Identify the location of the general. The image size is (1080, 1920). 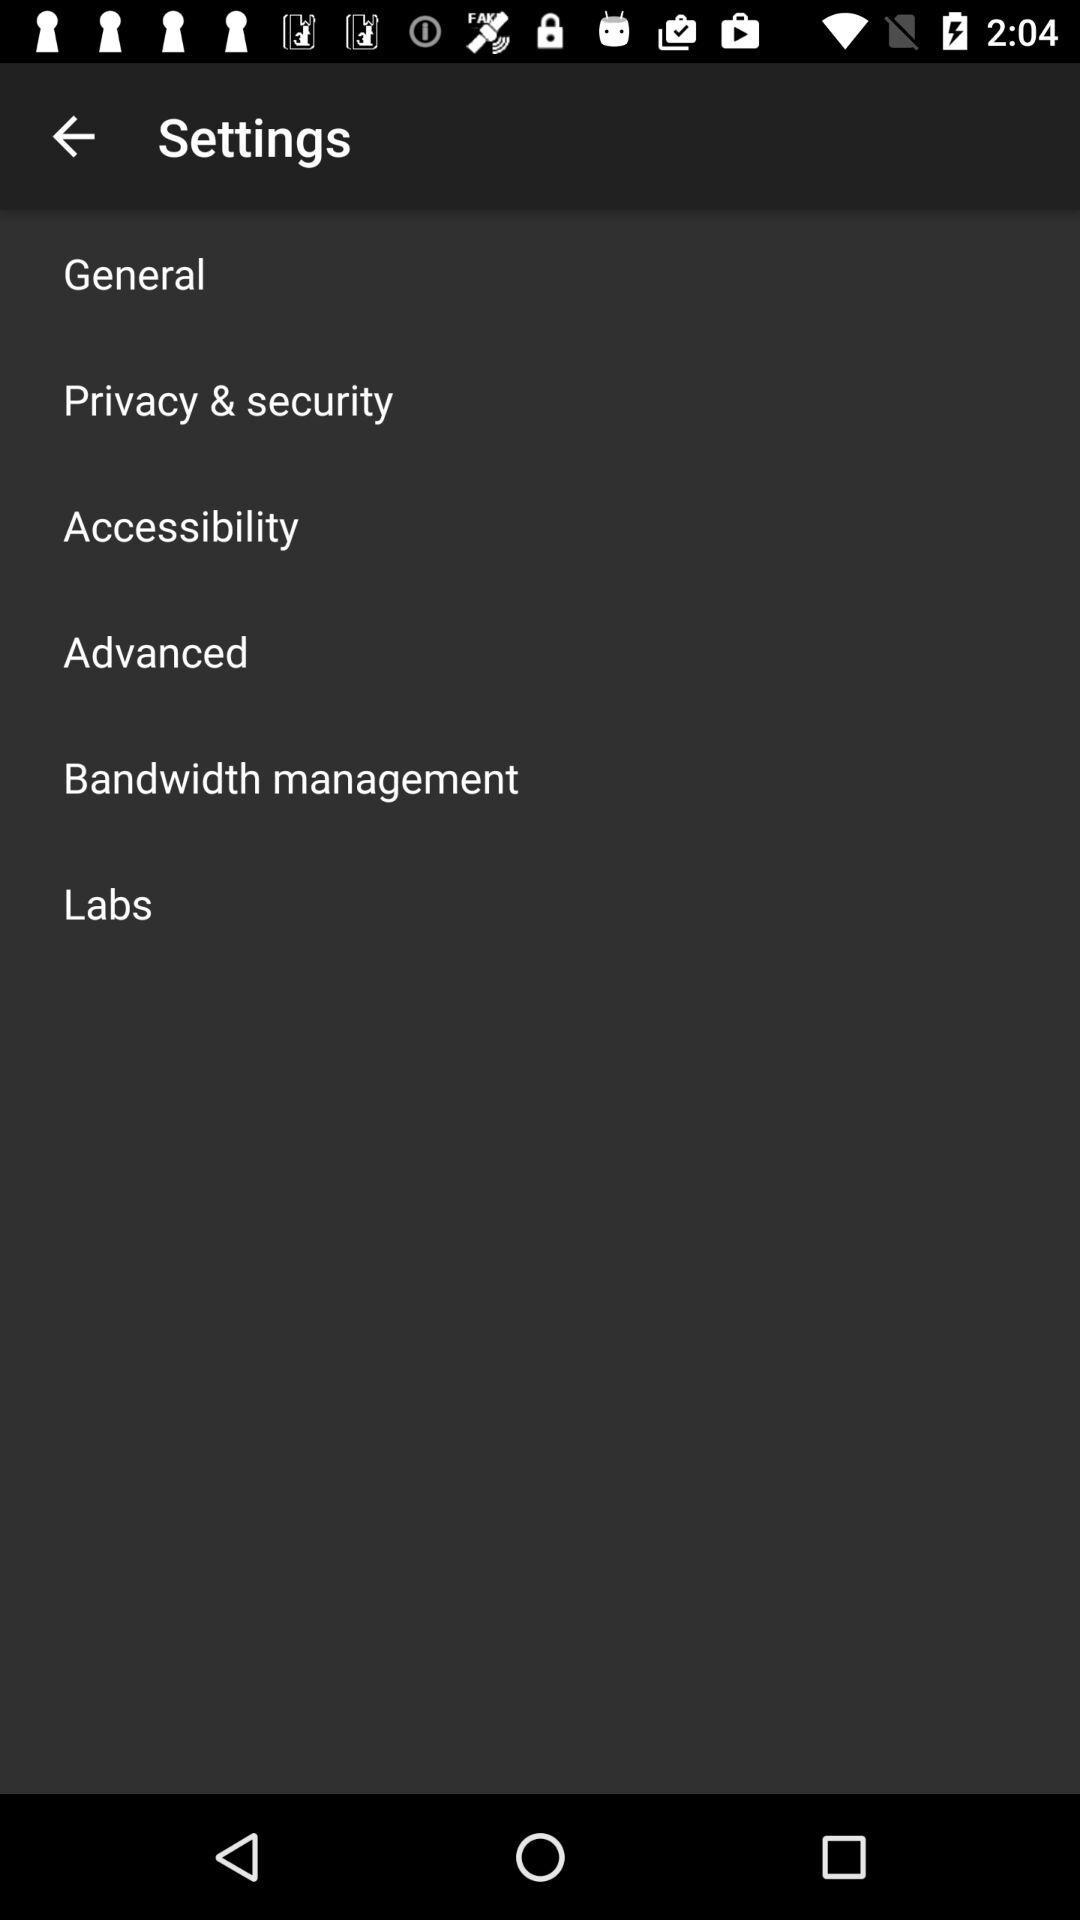
(134, 272).